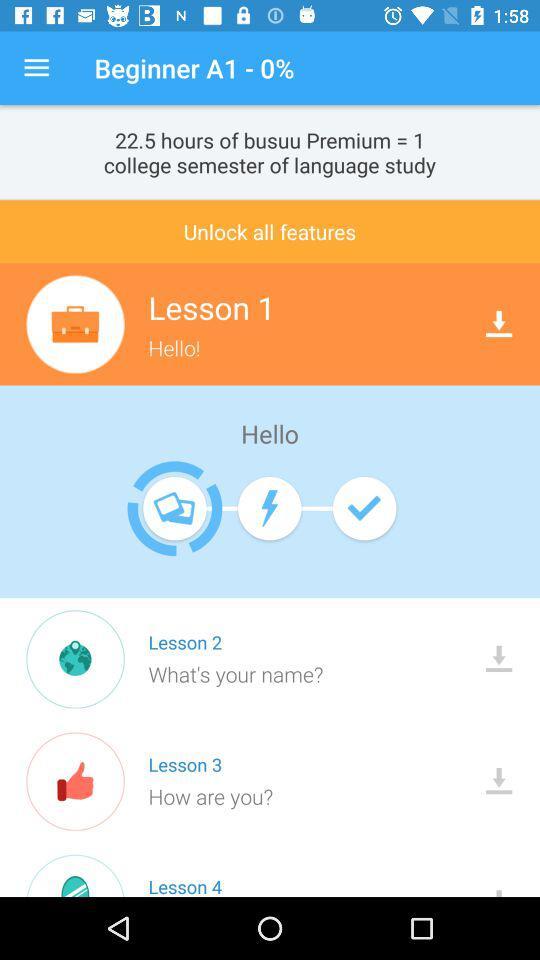  What do you see at coordinates (175, 507) in the screenshot?
I see `the icon which is at first left side under hello` at bounding box center [175, 507].